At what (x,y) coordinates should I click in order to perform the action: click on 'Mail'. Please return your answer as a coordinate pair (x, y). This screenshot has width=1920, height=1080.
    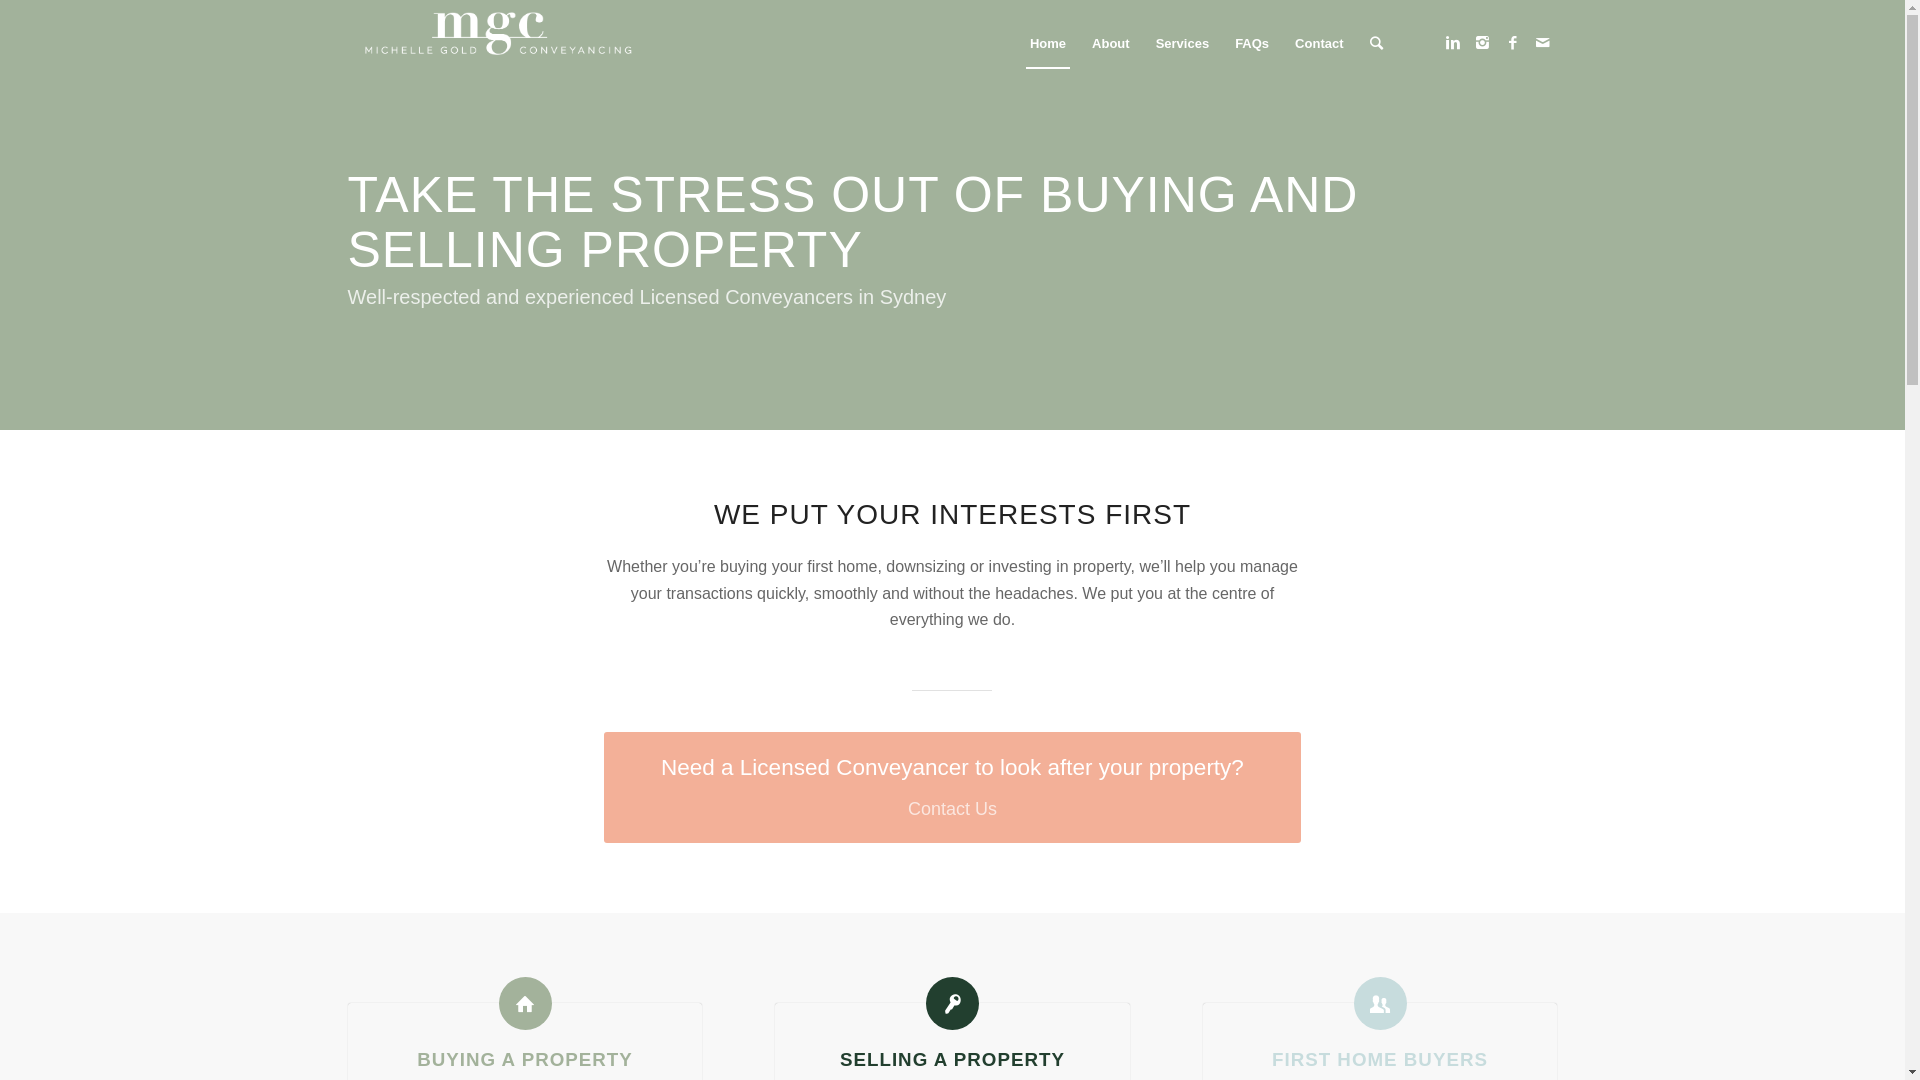
    Looking at the image, I should click on (1541, 42).